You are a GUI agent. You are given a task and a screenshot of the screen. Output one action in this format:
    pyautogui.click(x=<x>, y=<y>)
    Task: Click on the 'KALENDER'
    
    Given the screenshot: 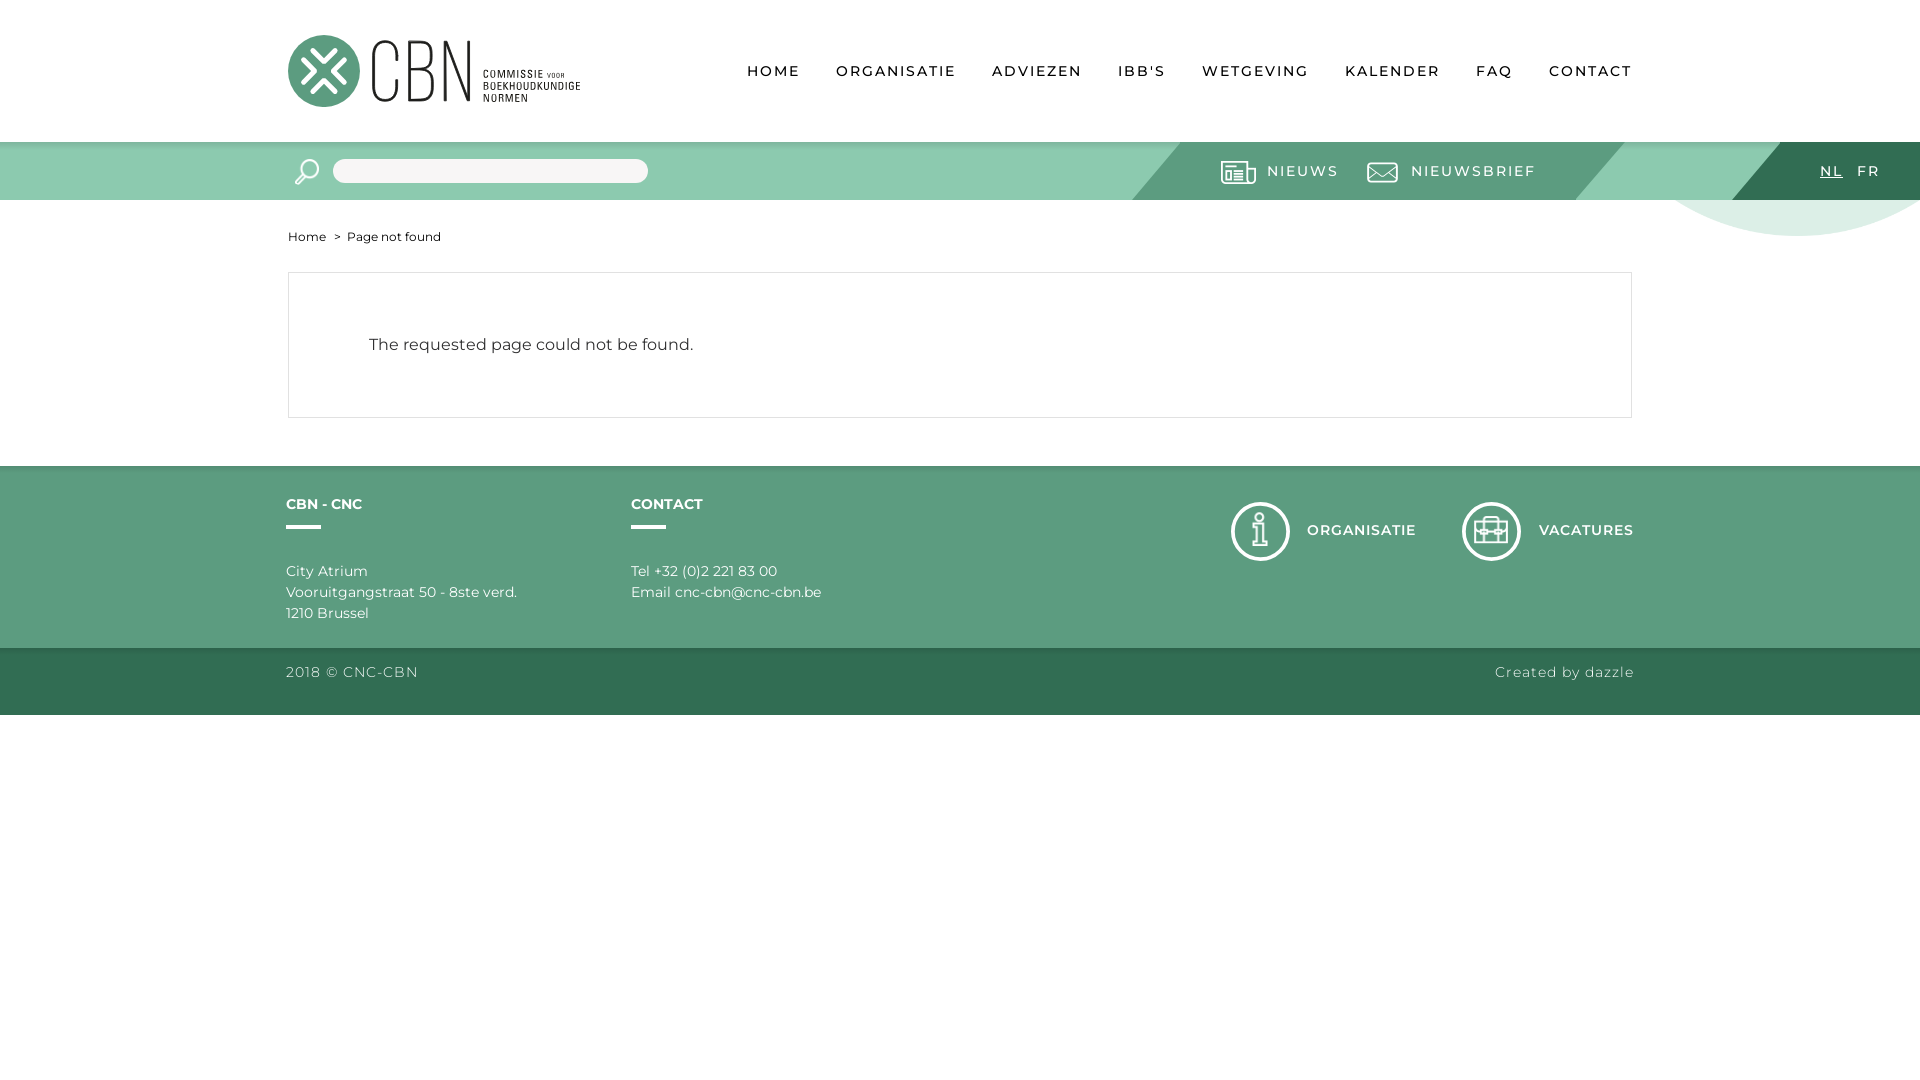 What is the action you would take?
    pyautogui.click(x=1391, y=72)
    